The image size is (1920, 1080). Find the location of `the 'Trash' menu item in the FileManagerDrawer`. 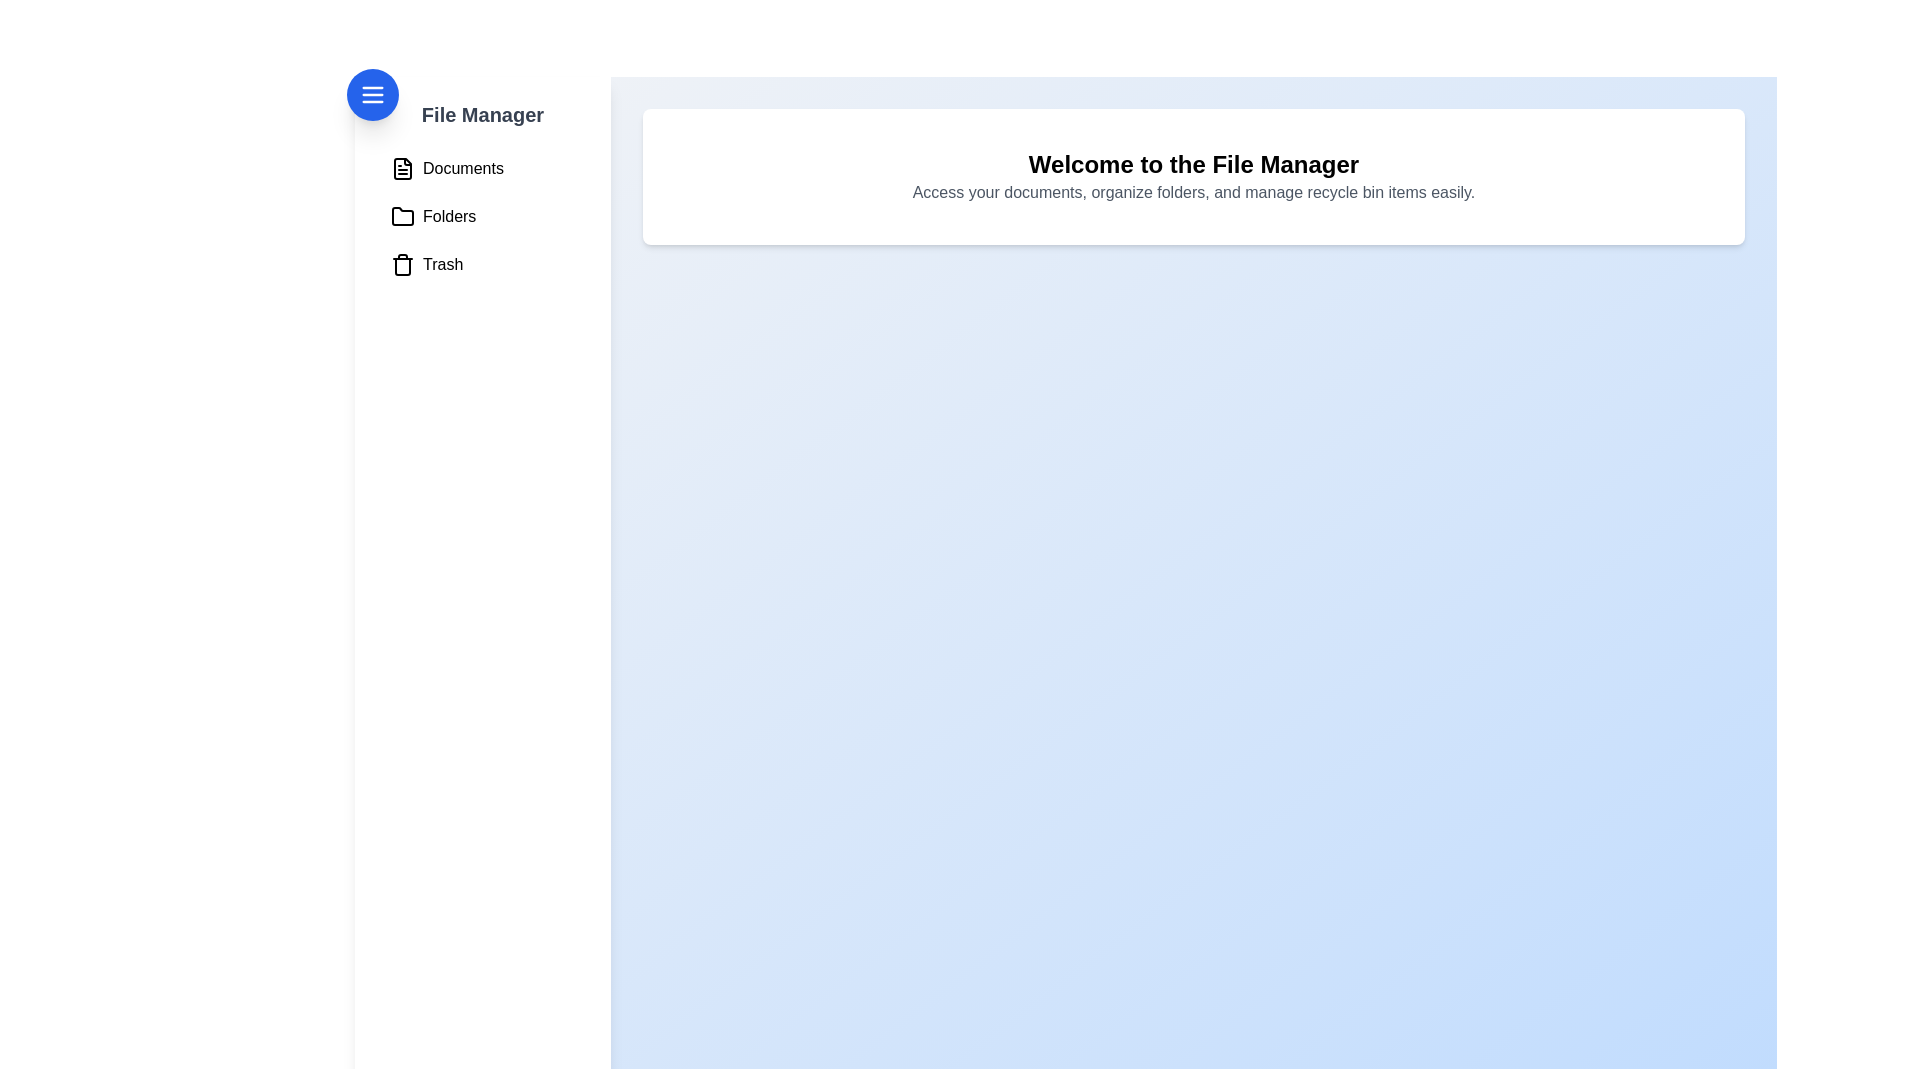

the 'Trash' menu item in the FileManagerDrawer is located at coordinates (483, 264).